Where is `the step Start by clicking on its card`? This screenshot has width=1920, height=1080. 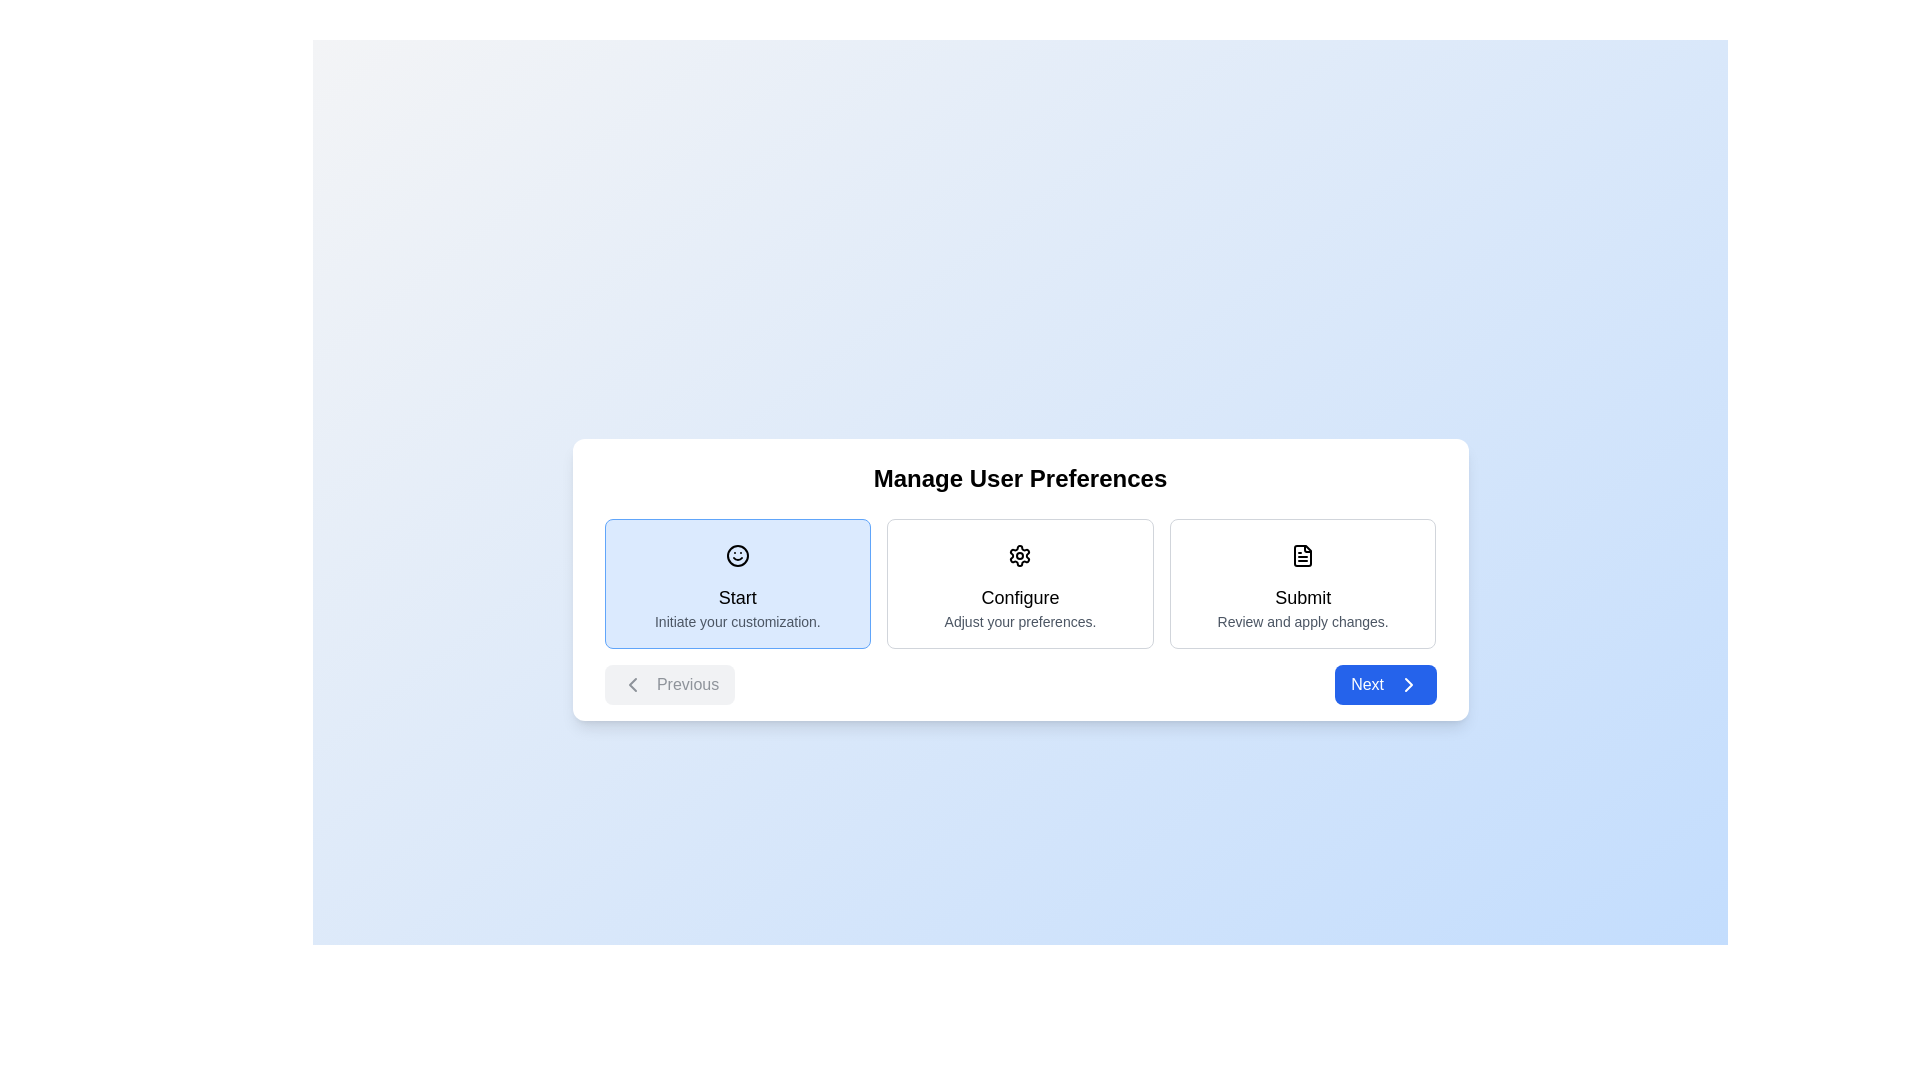
the step Start by clicking on its card is located at coordinates (736, 583).